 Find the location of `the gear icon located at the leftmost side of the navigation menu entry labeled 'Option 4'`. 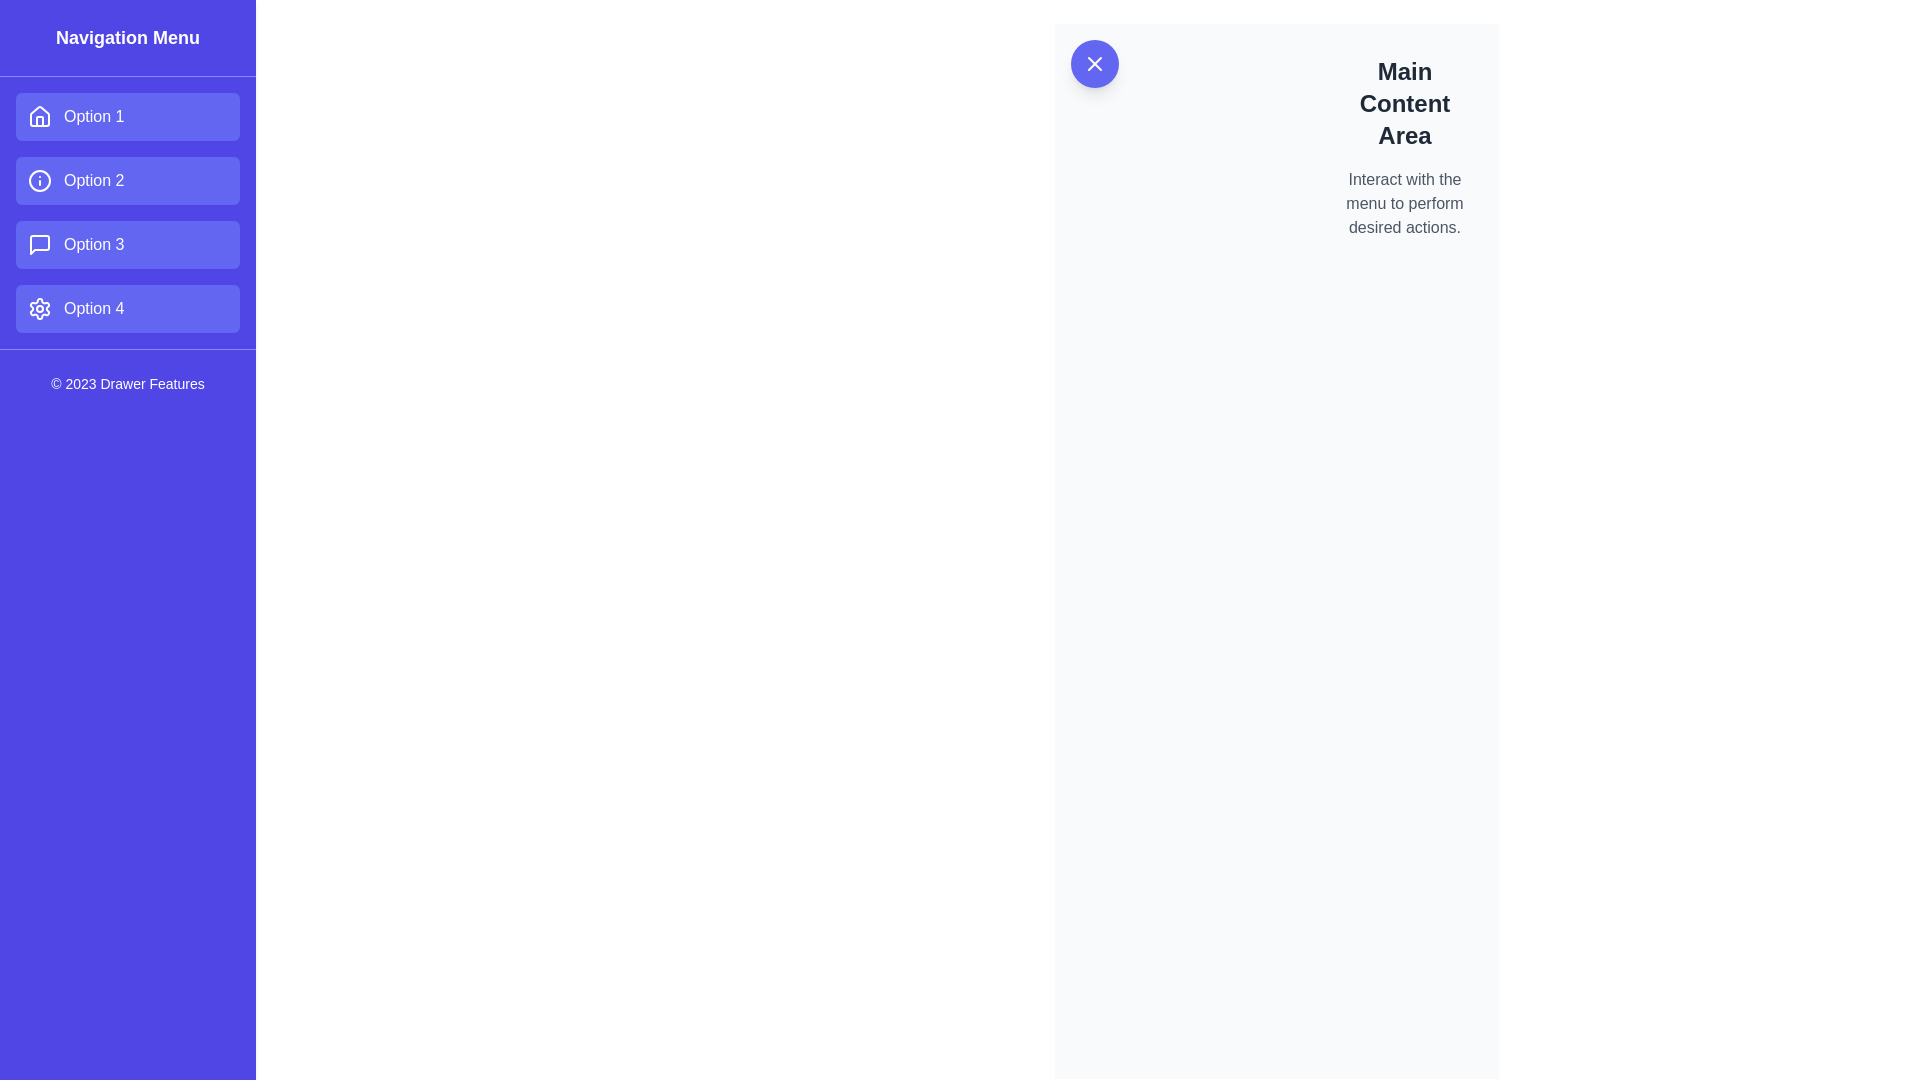

the gear icon located at the leftmost side of the navigation menu entry labeled 'Option 4' is located at coordinates (39, 308).